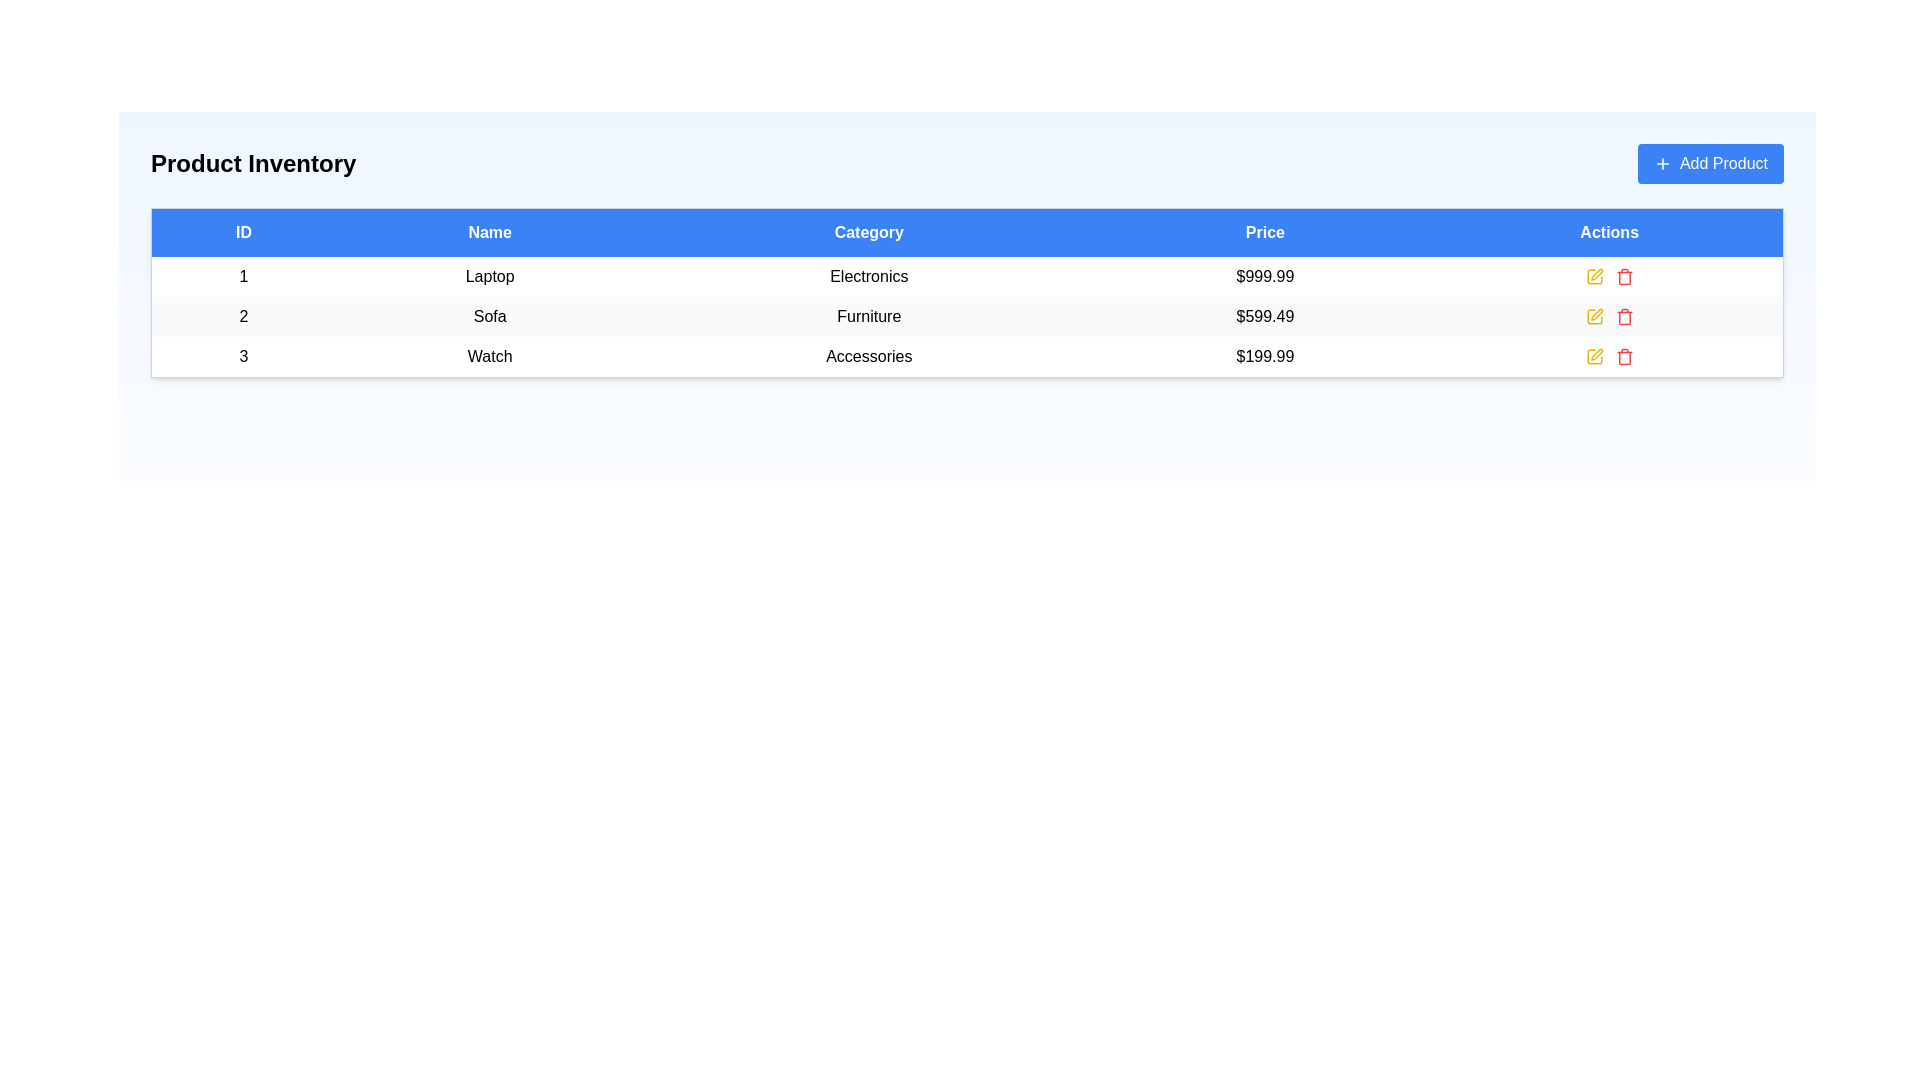 This screenshot has height=1080, width=1920. I want to click on the delete button in the 'Actions' column of the last row of the table, so click(1624, 356).